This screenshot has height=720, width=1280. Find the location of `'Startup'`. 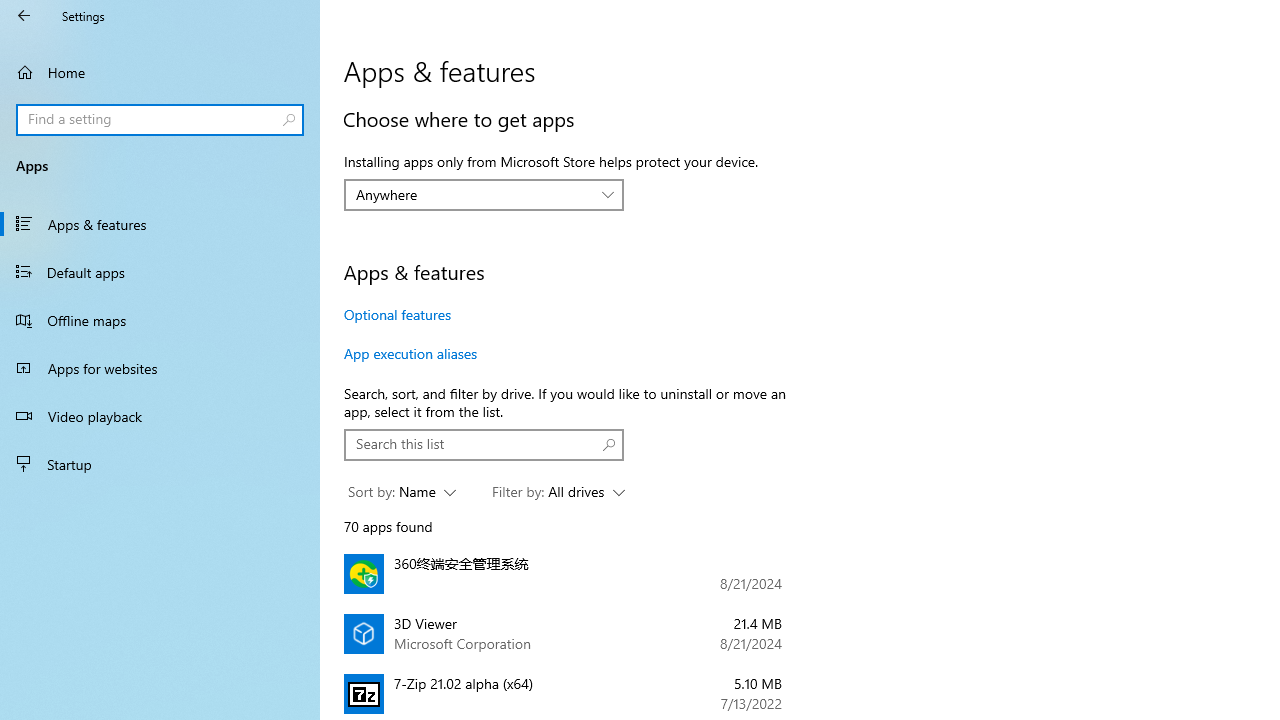

'Startup' is located at coordinates (160, 464).